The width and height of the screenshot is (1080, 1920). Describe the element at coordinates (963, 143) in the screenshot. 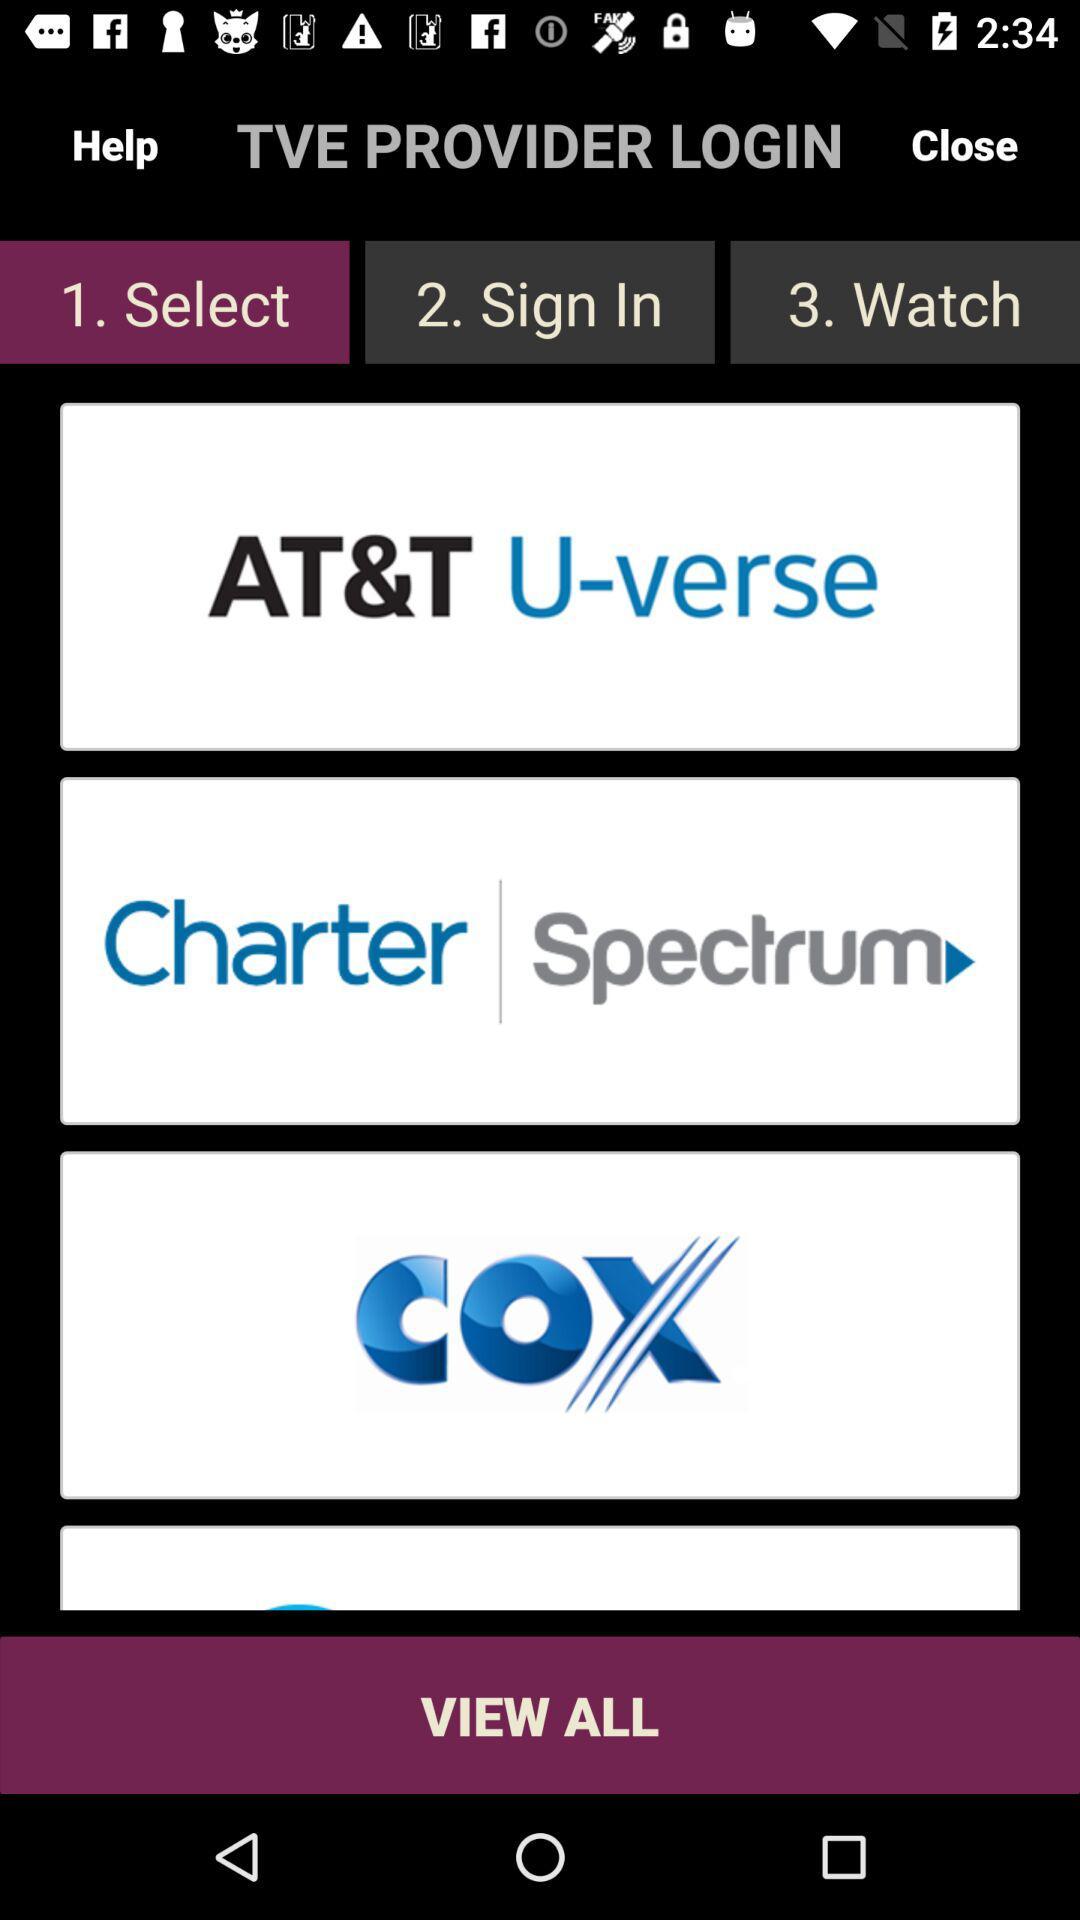

I see `close icon` at that location.